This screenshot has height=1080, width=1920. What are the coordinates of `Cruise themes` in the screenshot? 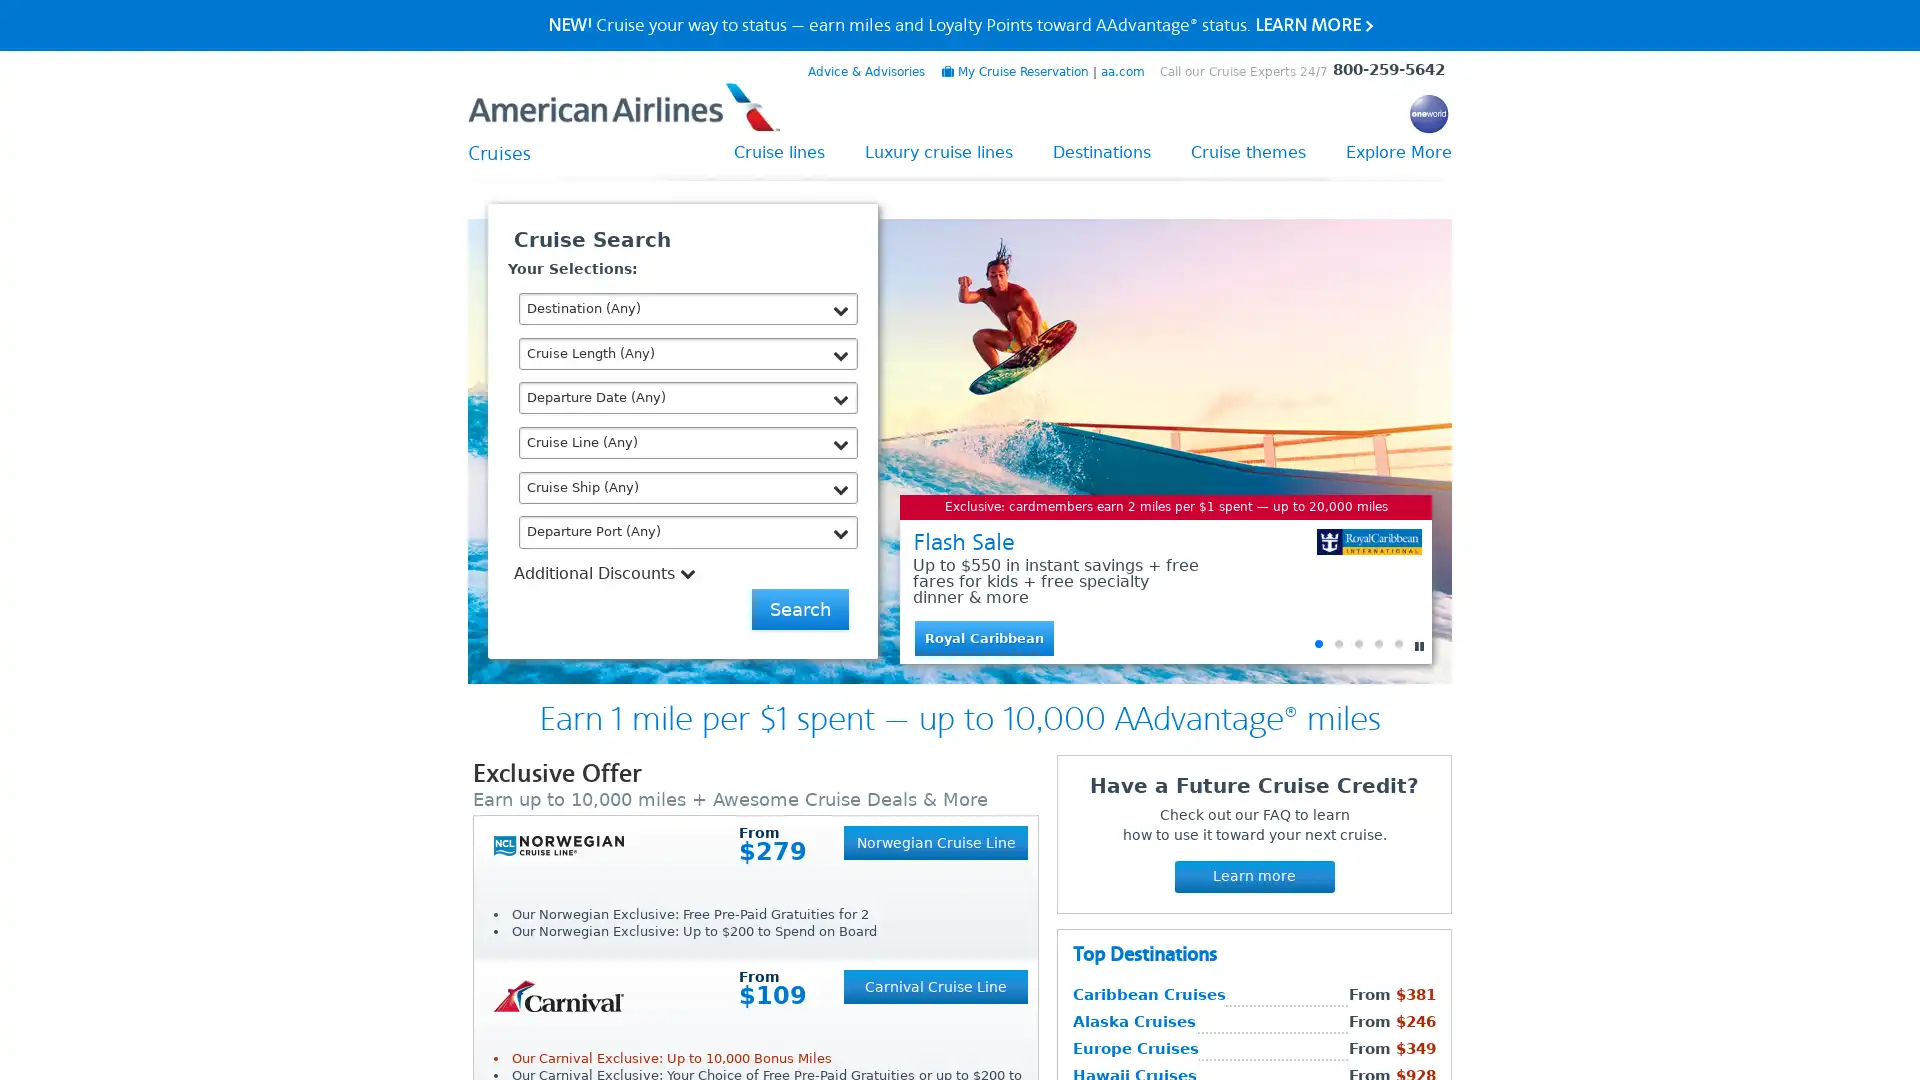 It's located at (1247, 150).